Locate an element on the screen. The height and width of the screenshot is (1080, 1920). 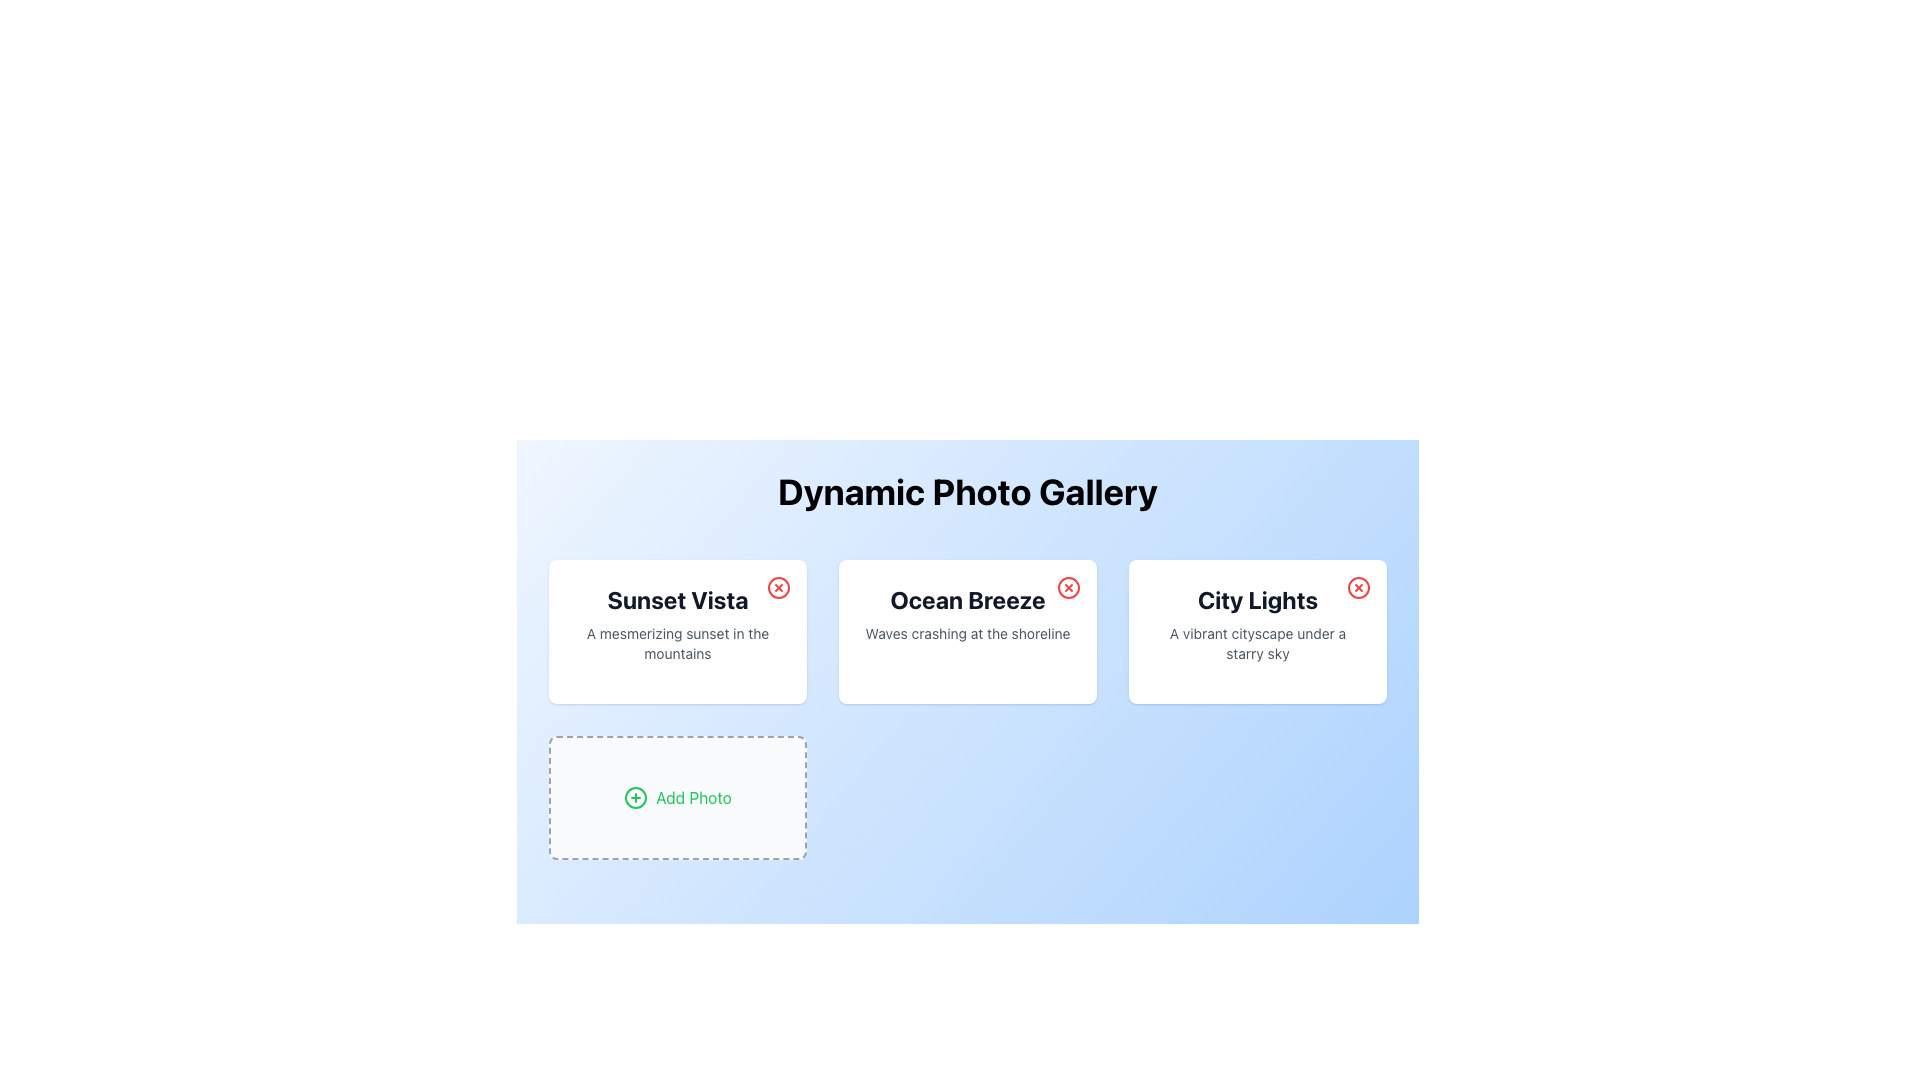
the text label that displays 'A vibrant cityscape under a starry sky' to potentially trigger a tooltip is located at coordinates (1256, 644).